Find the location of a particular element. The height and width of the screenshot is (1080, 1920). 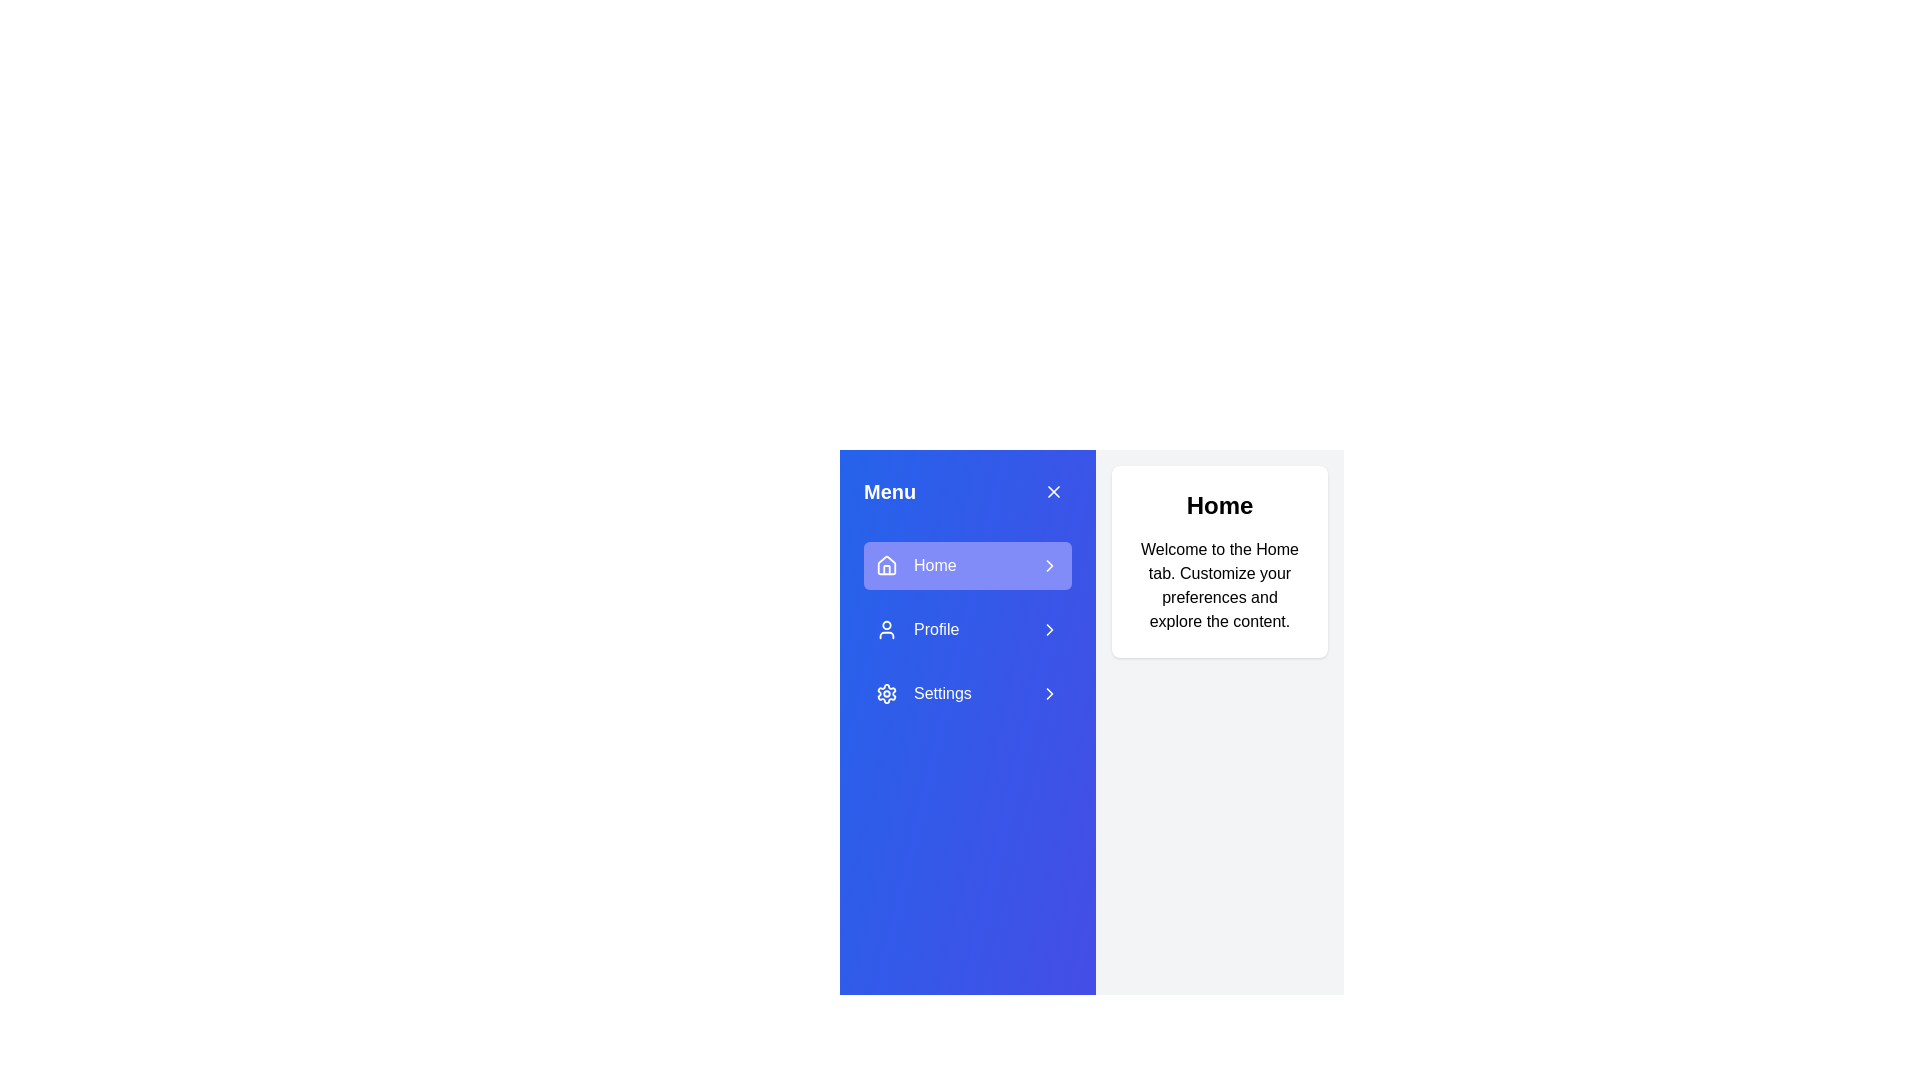

the bold 'Menu' label with white text on a blue background located in the top-left section of the blue sidebar is located at coordinates (889, 492).